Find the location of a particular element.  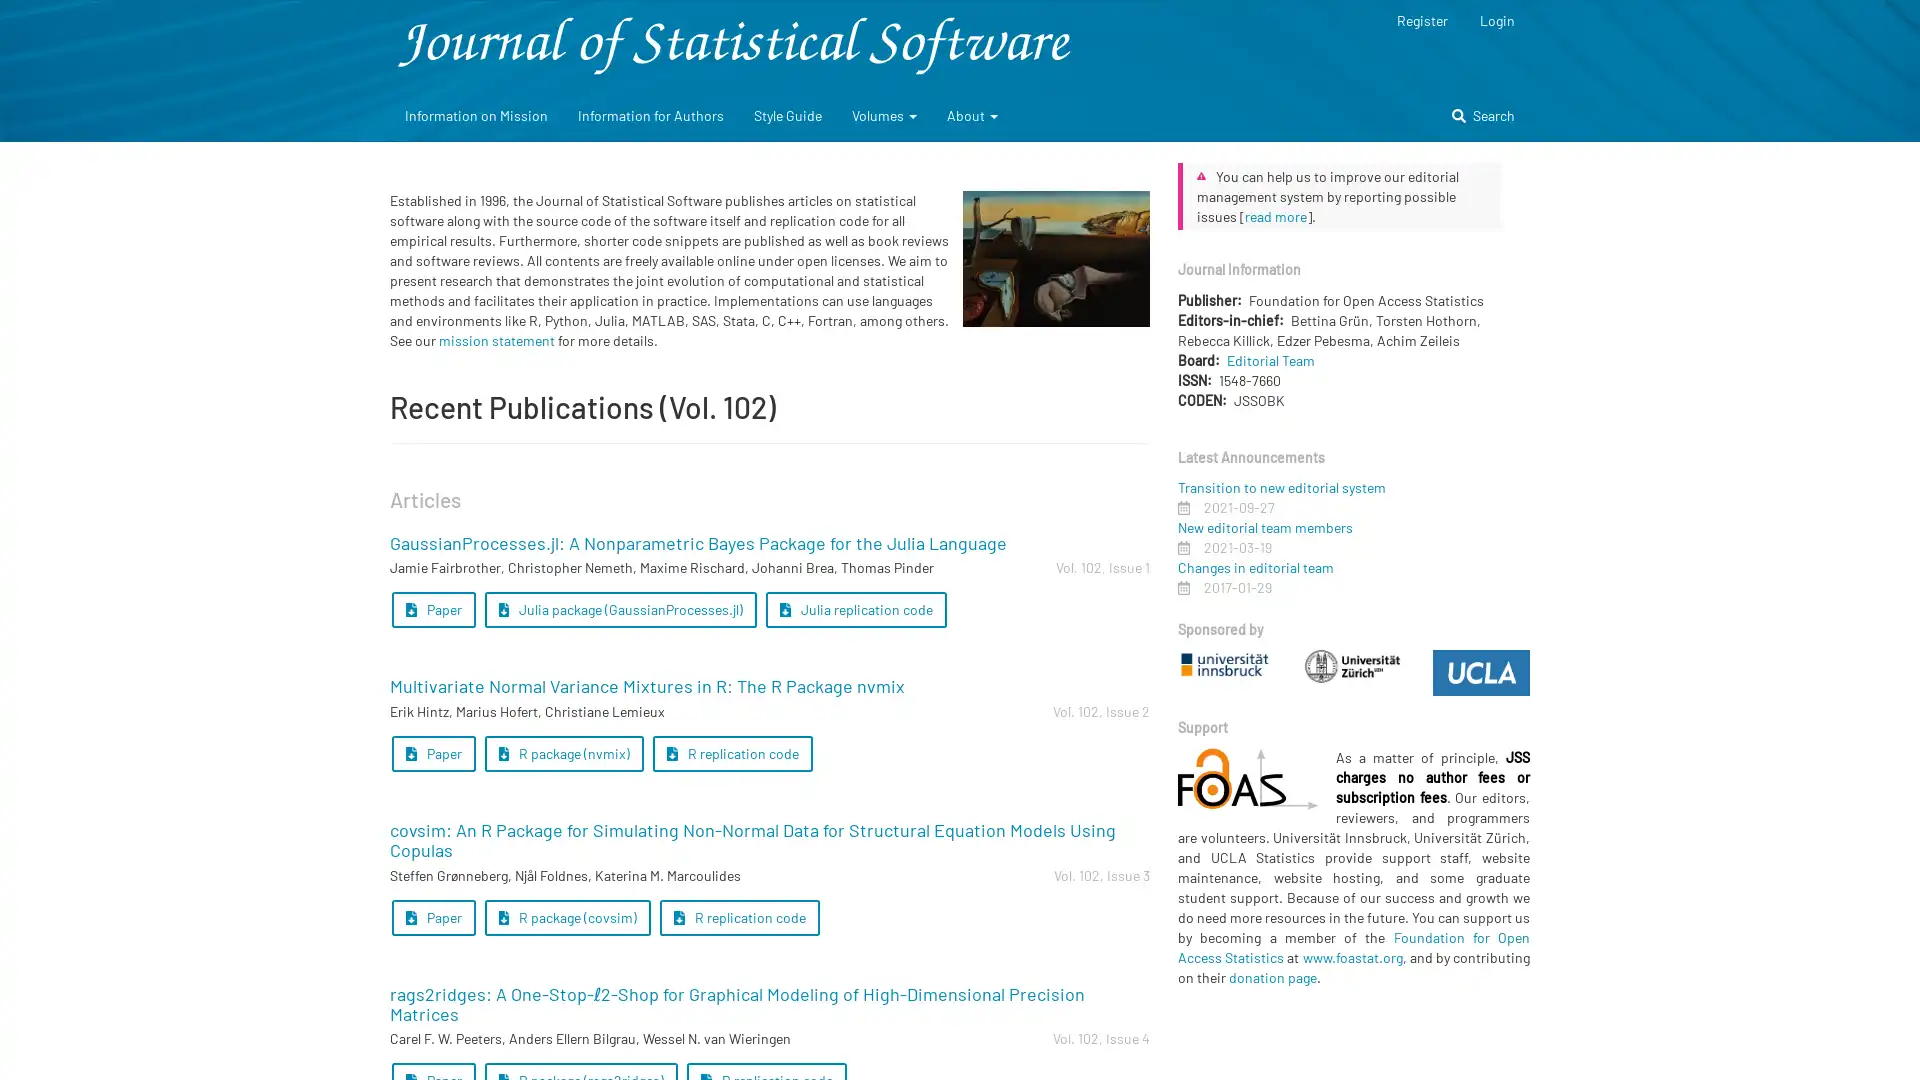

R replication code is located at coordinates (738, 917).